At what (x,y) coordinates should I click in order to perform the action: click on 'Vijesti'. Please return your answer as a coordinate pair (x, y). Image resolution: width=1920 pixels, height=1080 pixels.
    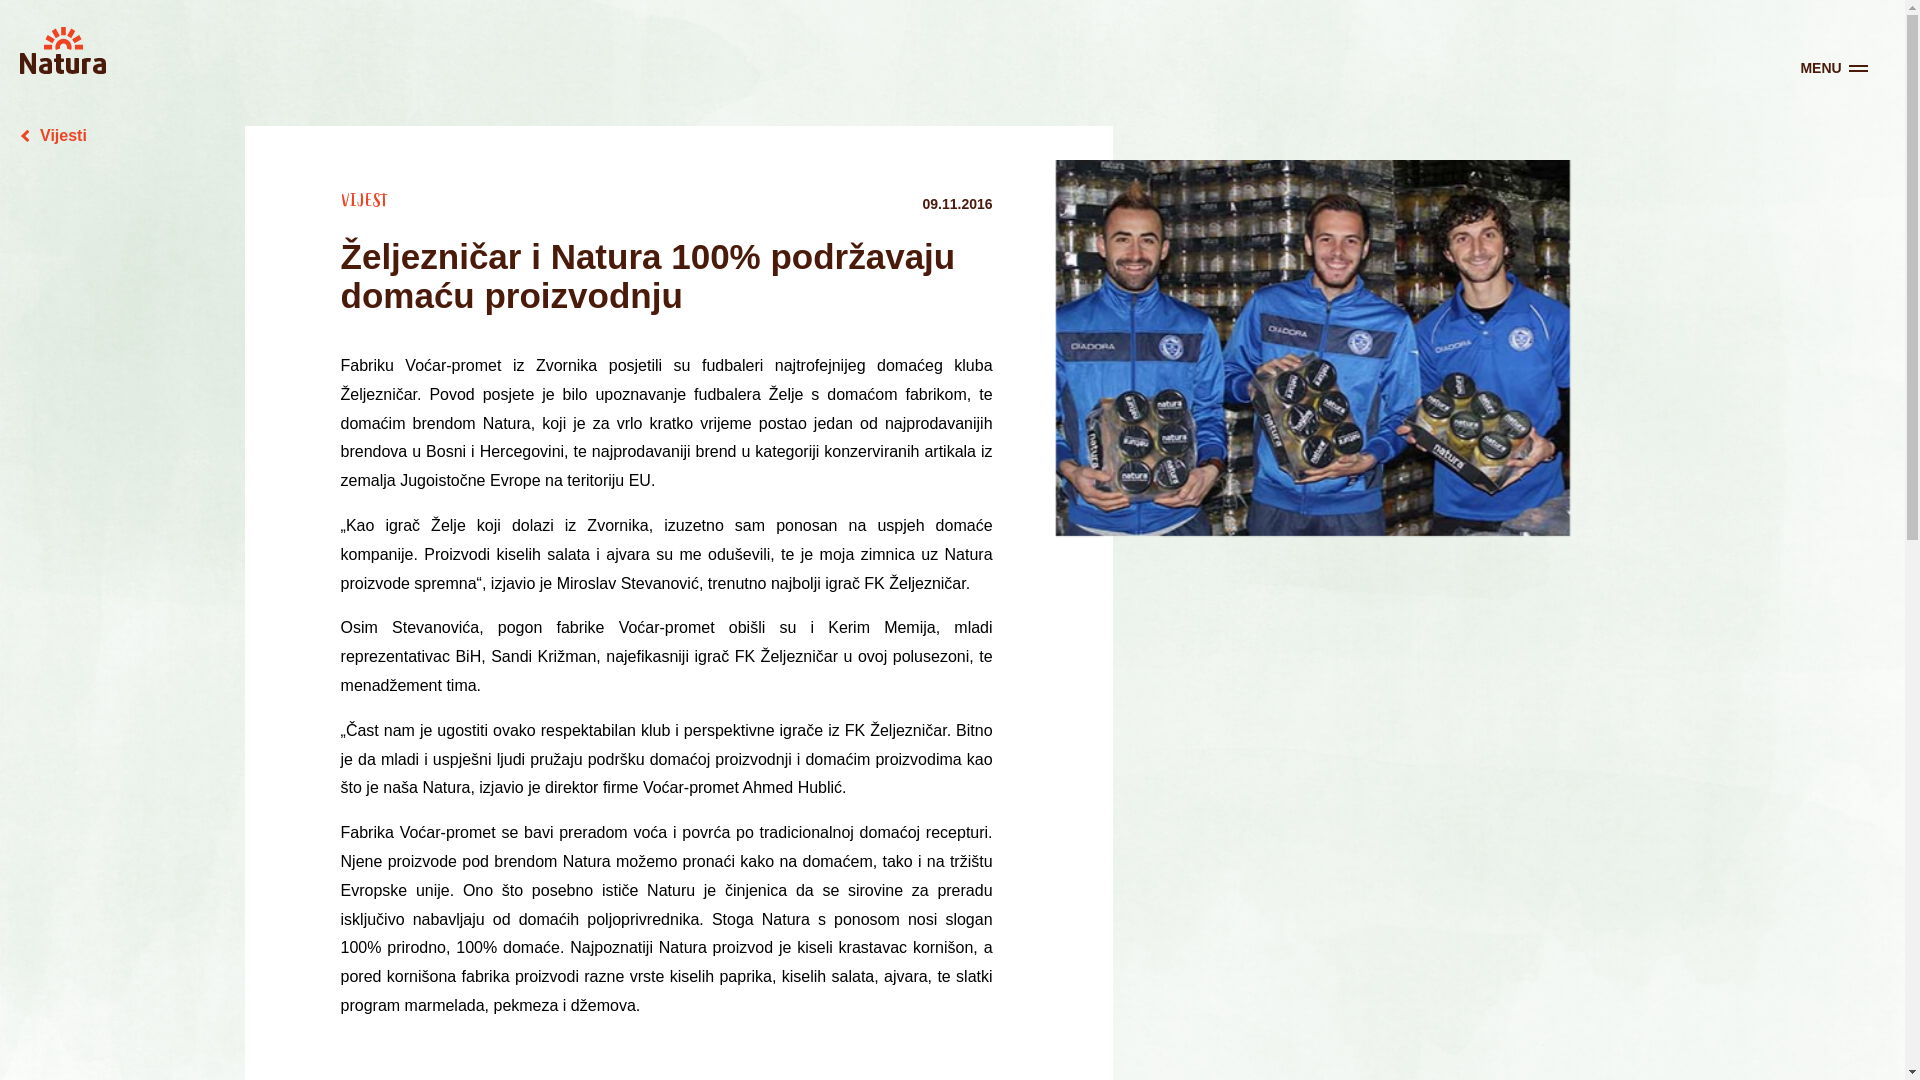
    Looking at the image, I should click on (53, 135).